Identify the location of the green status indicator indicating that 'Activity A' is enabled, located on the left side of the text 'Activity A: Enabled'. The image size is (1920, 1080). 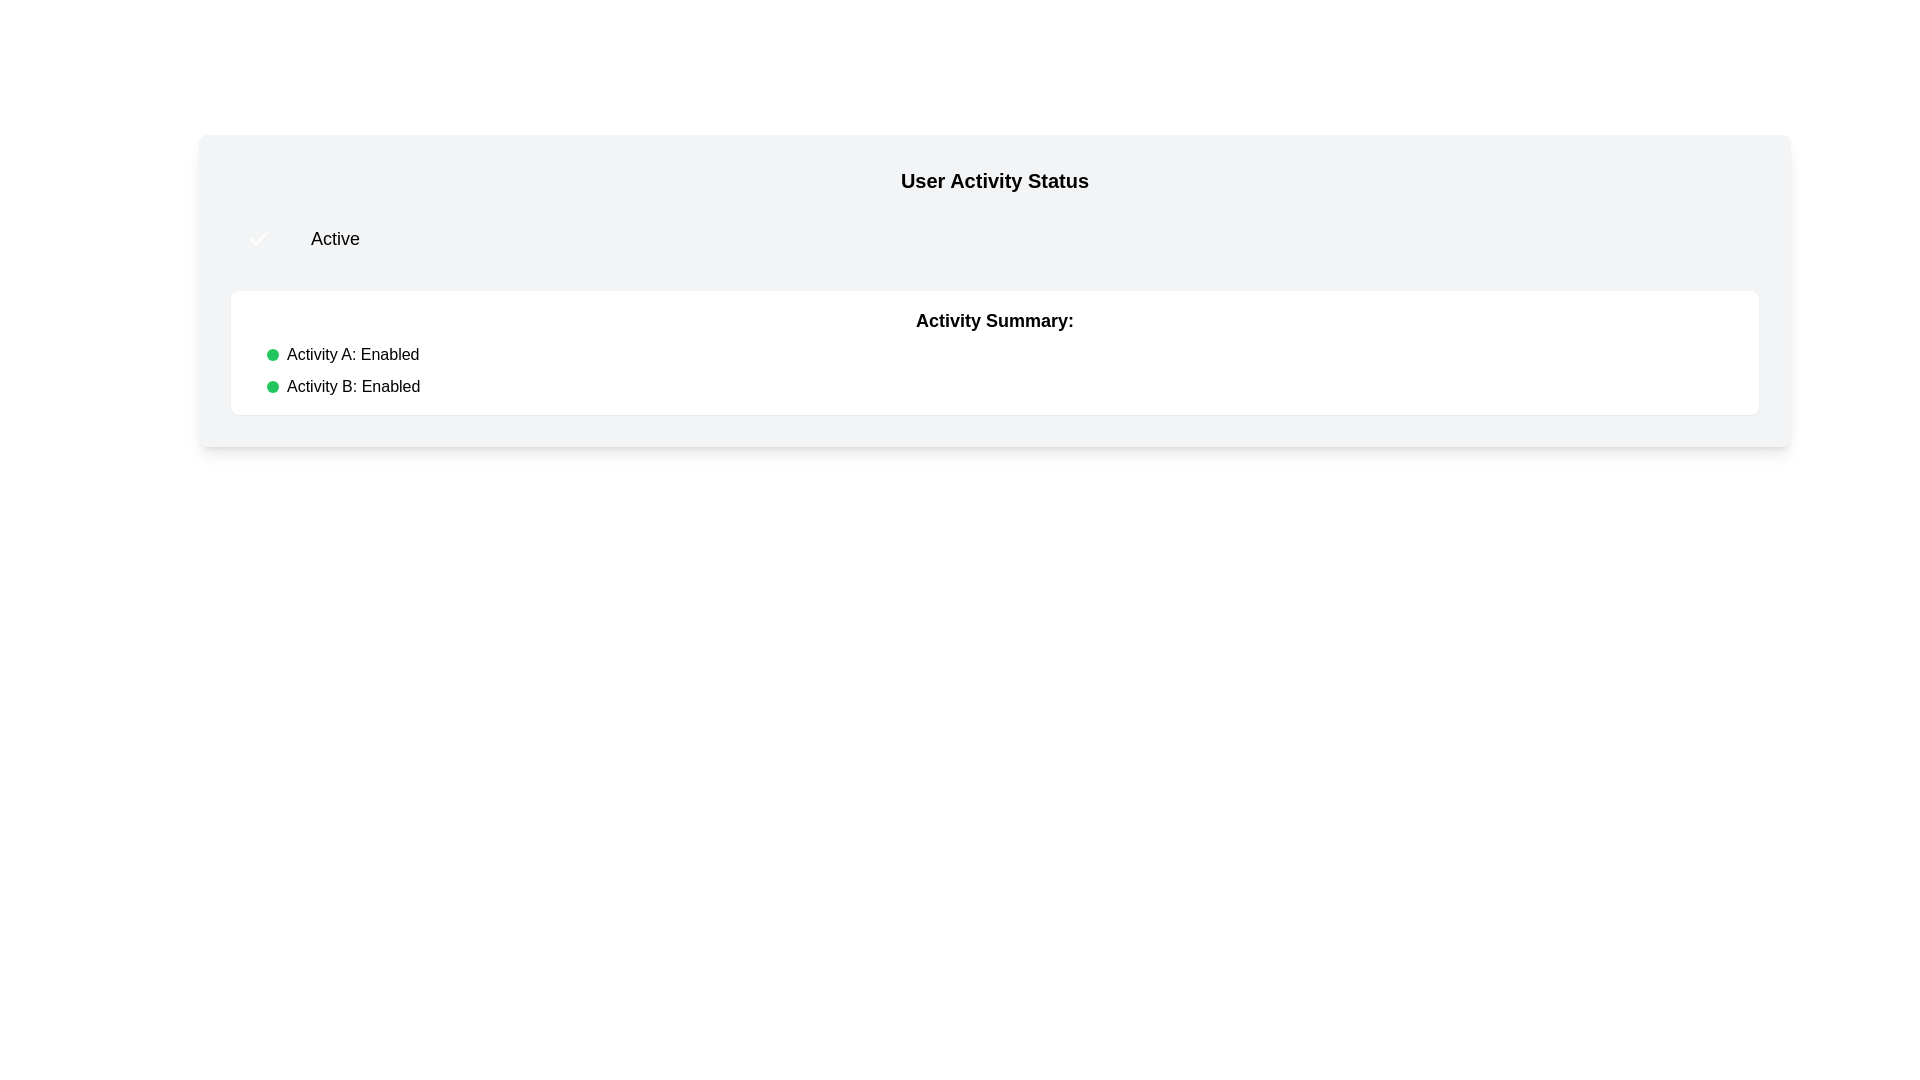
(272, 353).